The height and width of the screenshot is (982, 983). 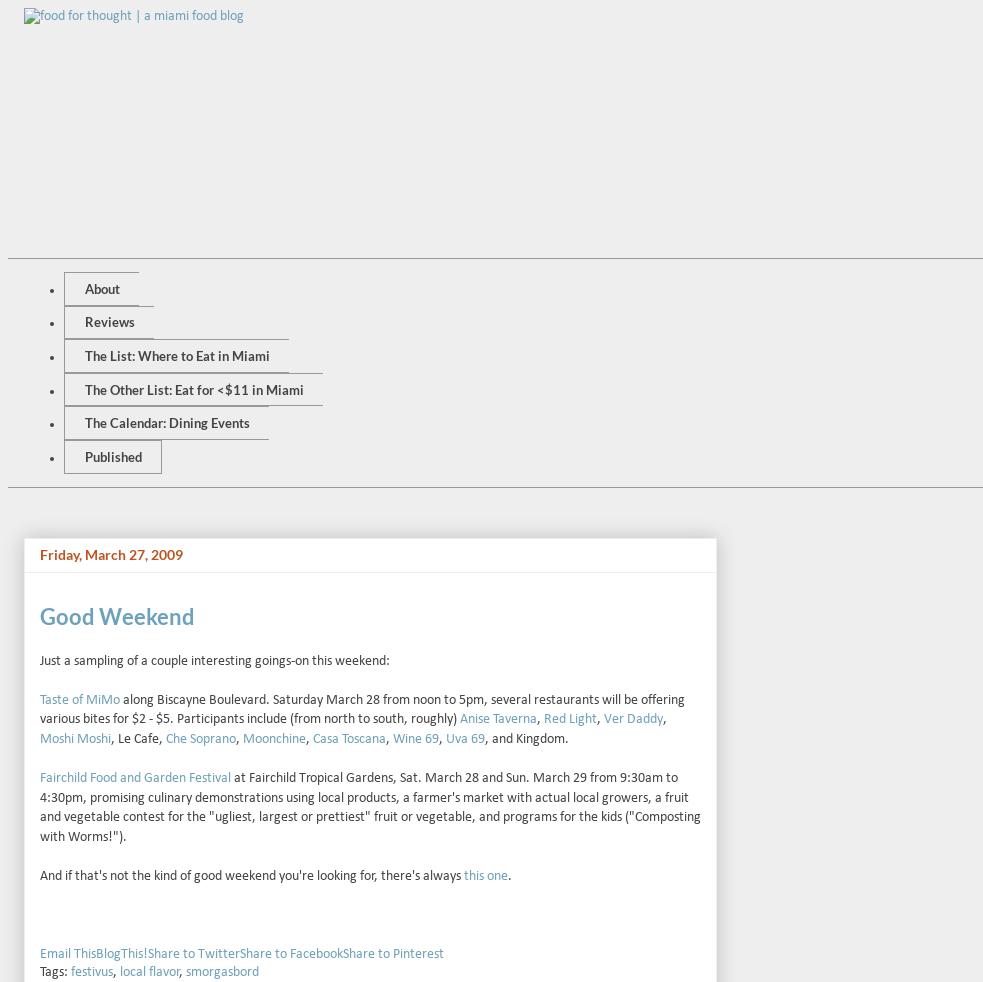 I want to click on 'The Calendar: Dining Events', so click(x=166, y=423).